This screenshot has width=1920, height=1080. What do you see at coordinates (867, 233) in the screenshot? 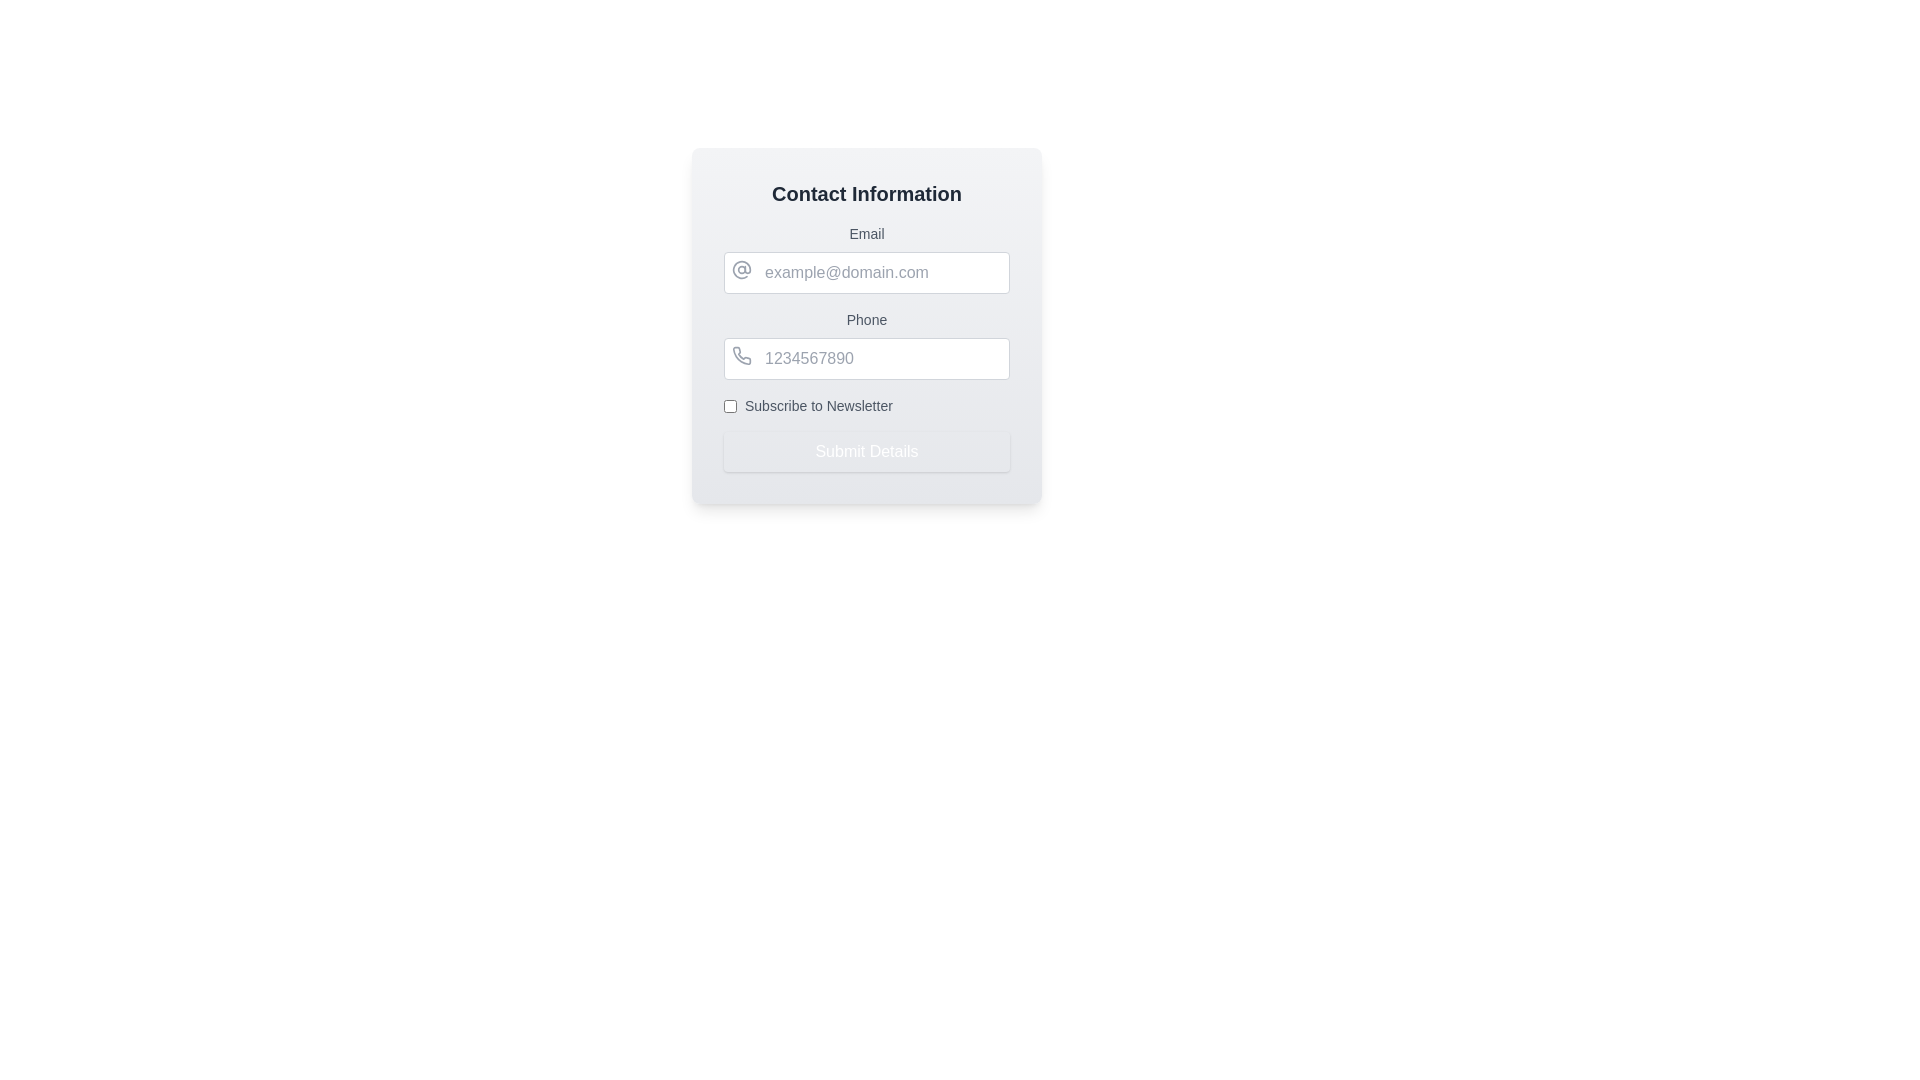
I see `the text label that describes the email input field located above the input box with placeholder text 'example@domain.com'` at bounding box center [867, 233].